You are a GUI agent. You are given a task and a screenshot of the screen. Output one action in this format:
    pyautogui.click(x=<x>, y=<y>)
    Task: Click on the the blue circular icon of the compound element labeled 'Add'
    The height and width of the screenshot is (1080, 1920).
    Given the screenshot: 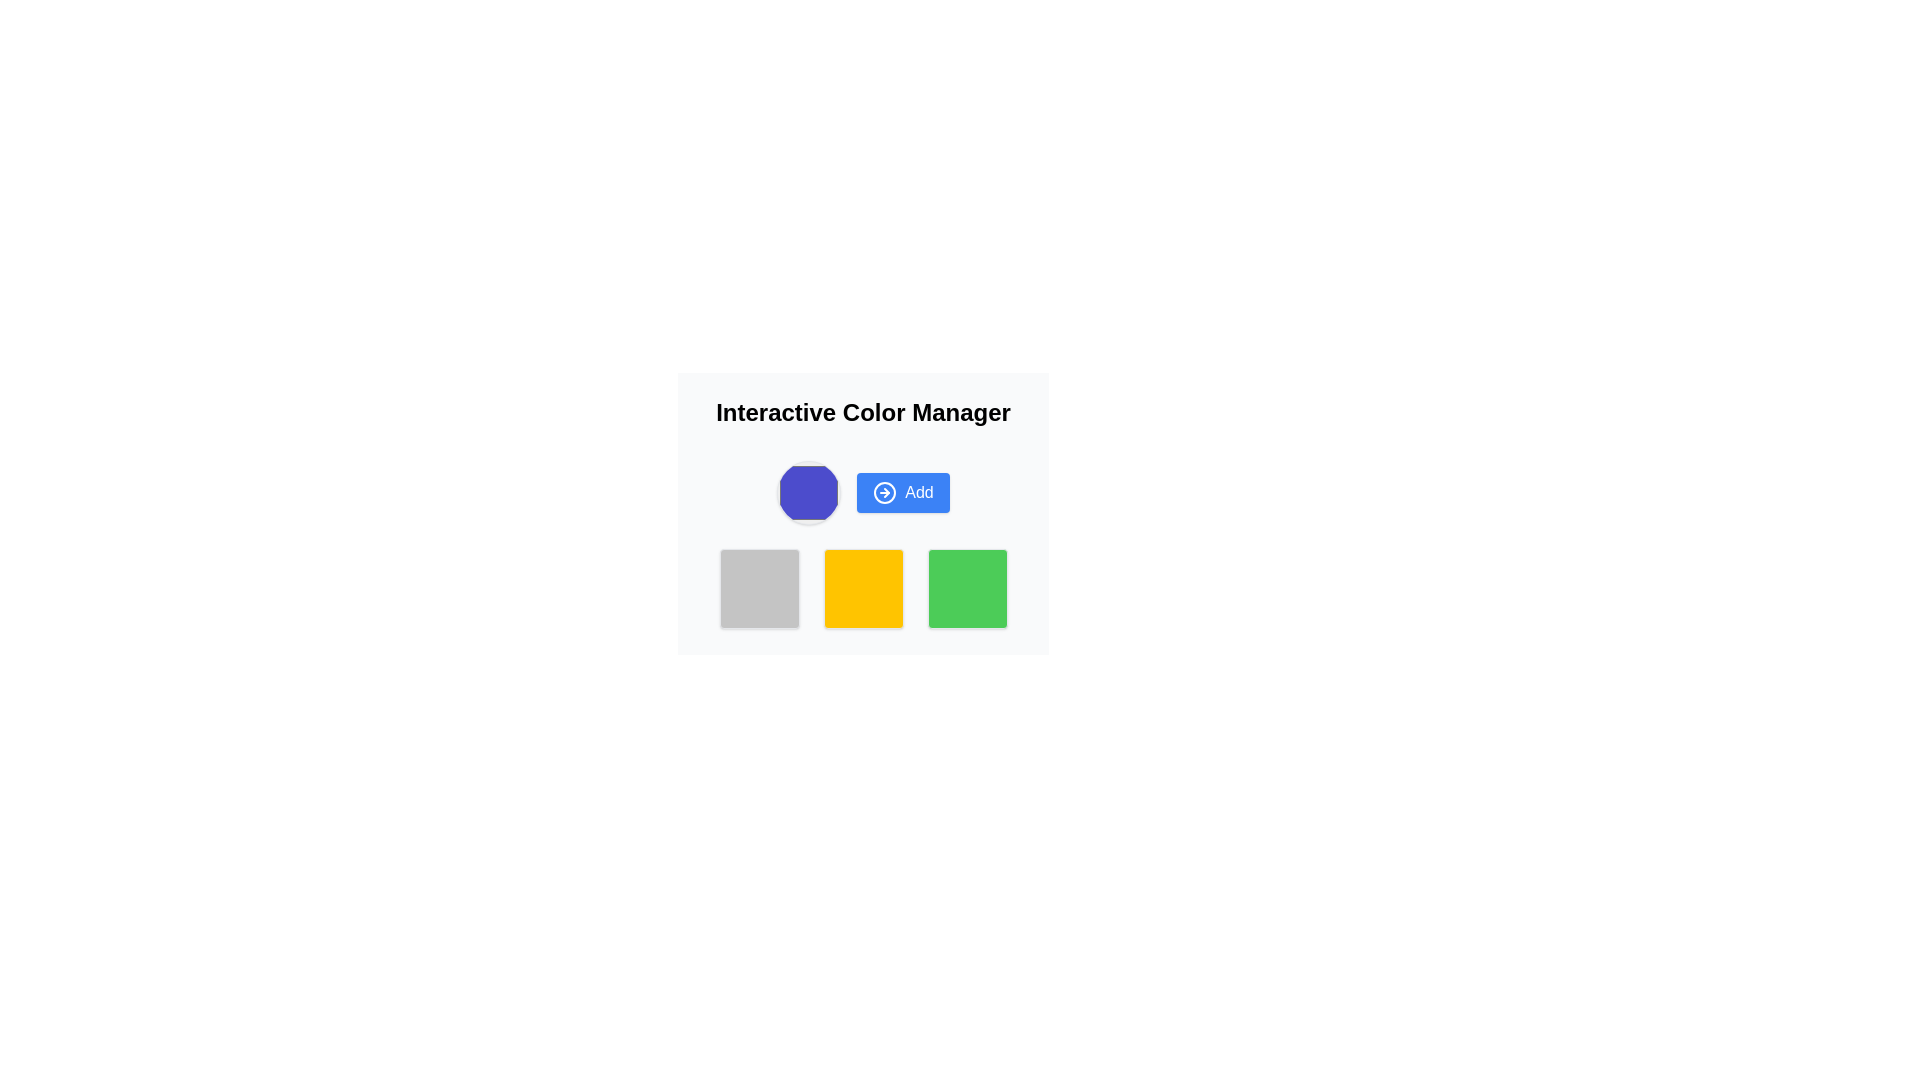 What is the action you would take?
    pyautogui.click(x=863, y=493)
    